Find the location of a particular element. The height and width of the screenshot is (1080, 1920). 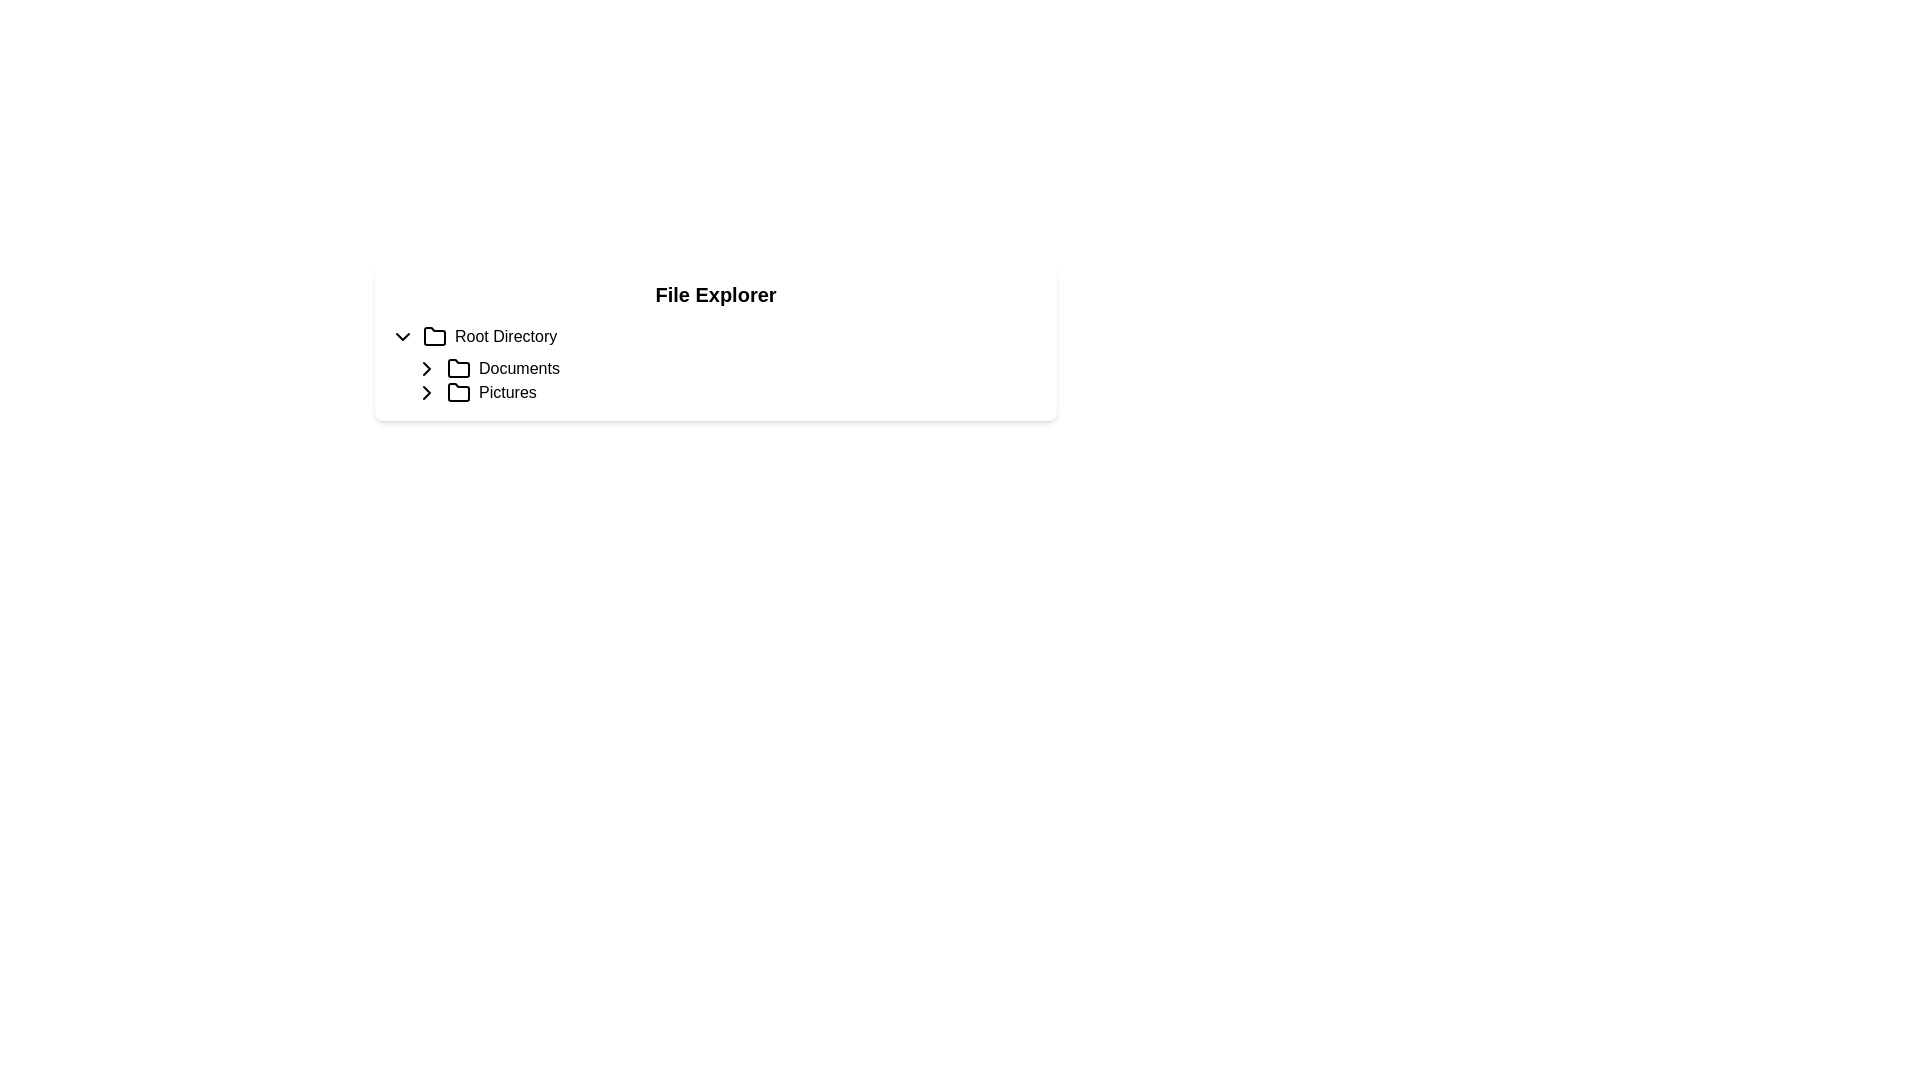

the 'Documents' folder icon is located at coordinates (458, 367).